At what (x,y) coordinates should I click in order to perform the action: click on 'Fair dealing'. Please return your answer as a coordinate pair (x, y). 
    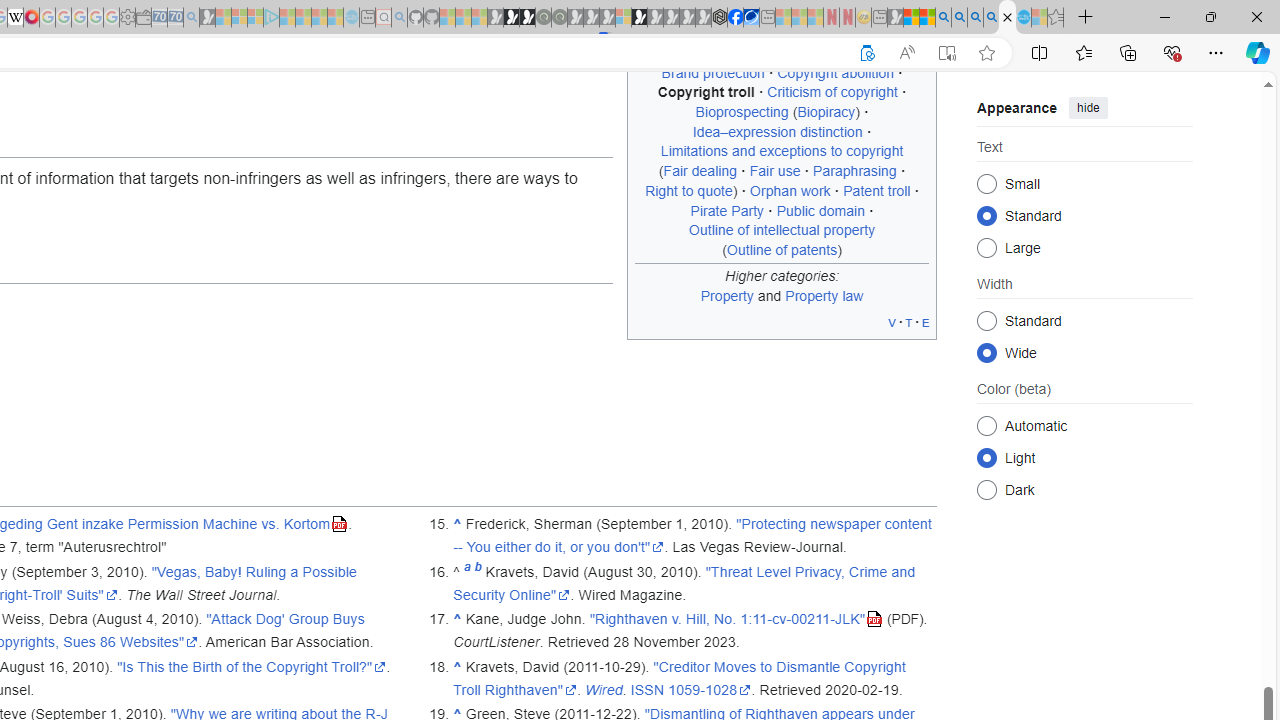
    Looking at the image, I should click on (700, 170).